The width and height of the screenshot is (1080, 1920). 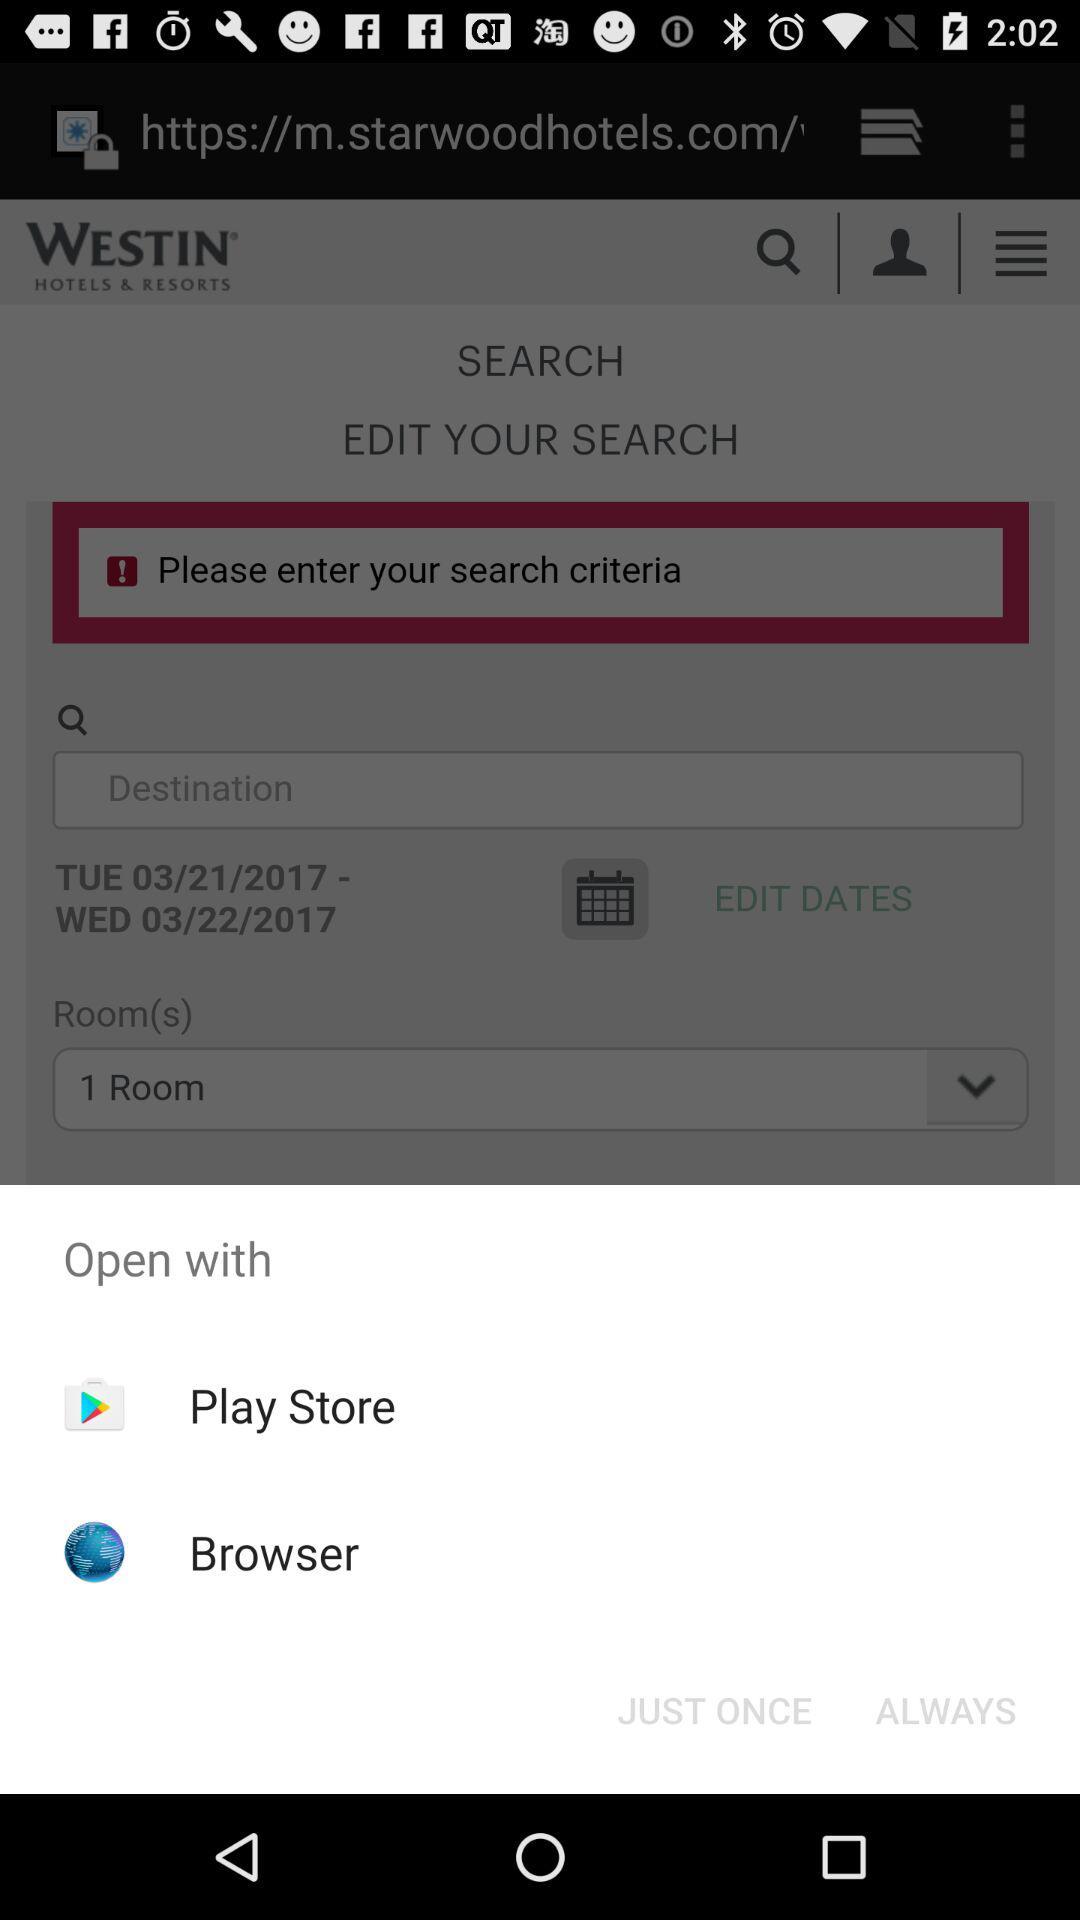 I want to click on icon next to the always item, so click(x=713, y=1708).